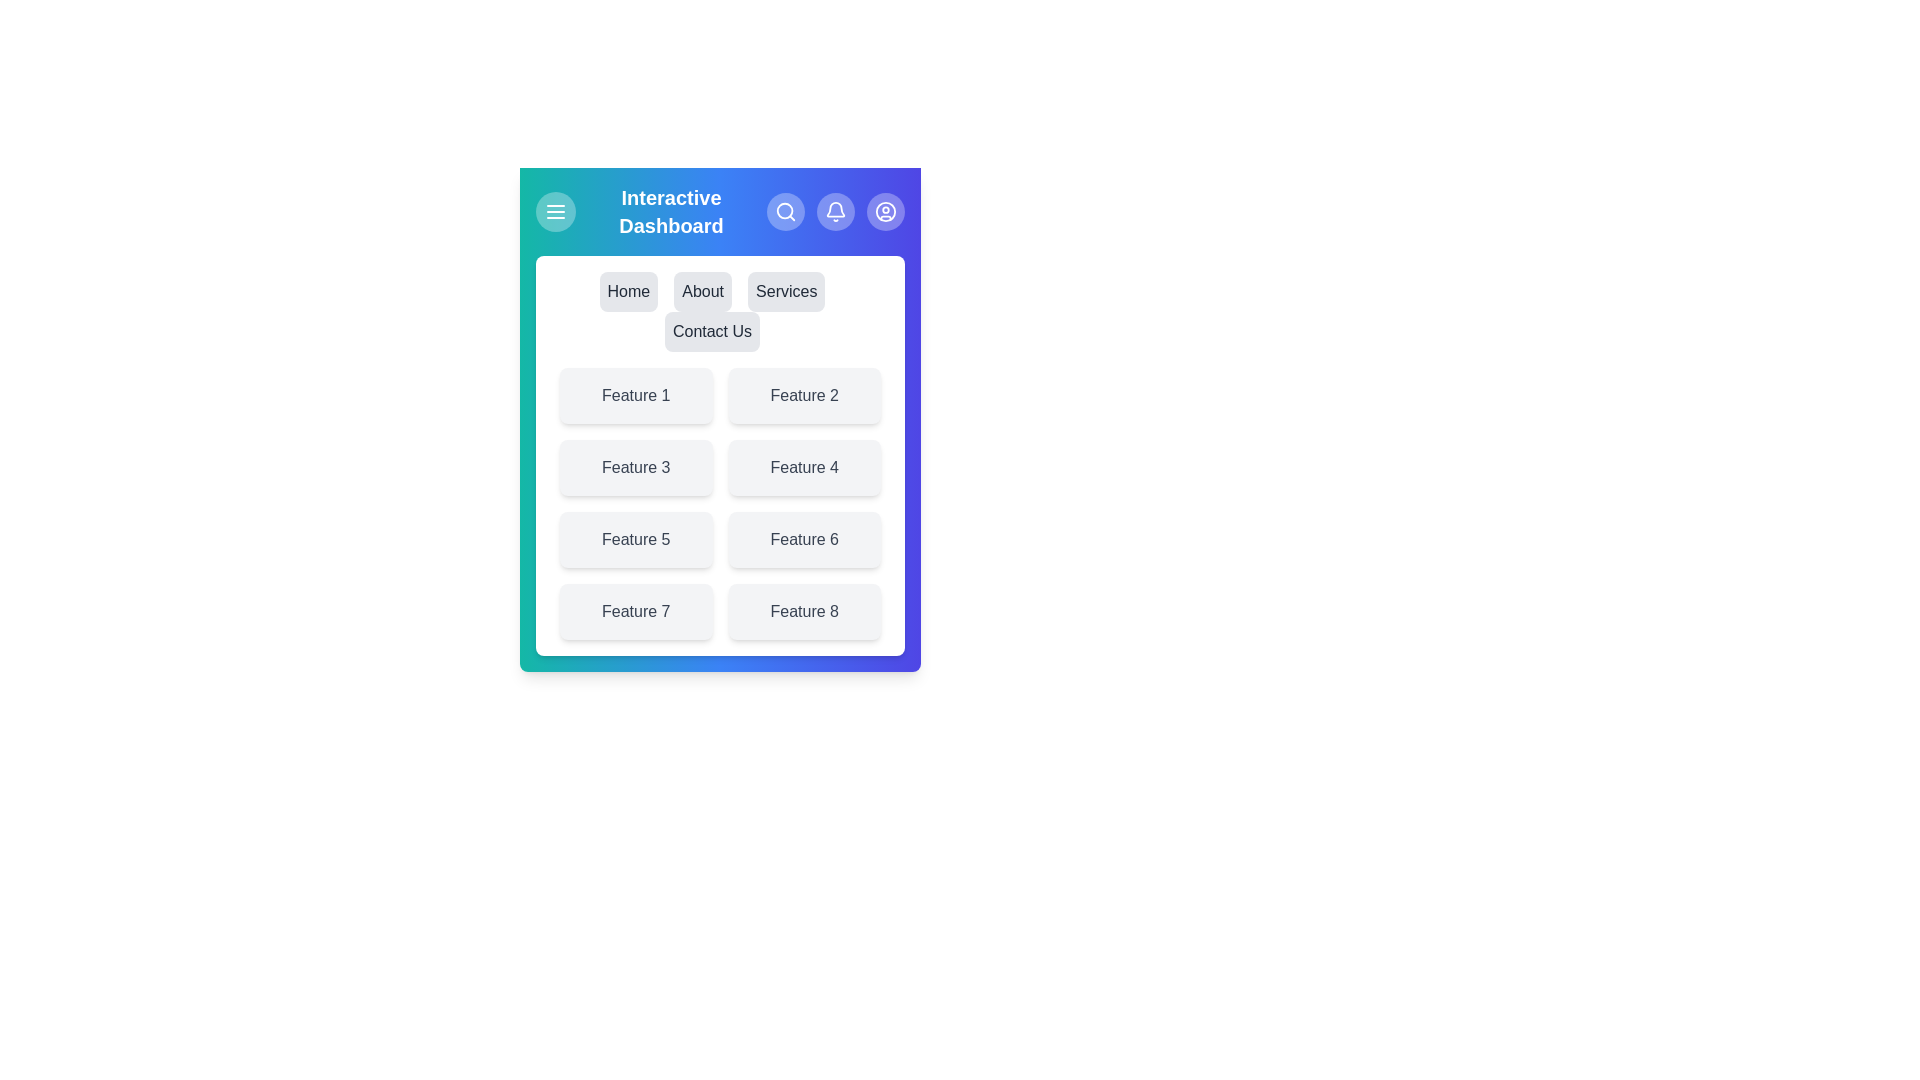 The width and height of the screenshot is (1920, 1080). I want to click on the menu item labeled Contact Us to navigate to the respective page, so click(712, 330).